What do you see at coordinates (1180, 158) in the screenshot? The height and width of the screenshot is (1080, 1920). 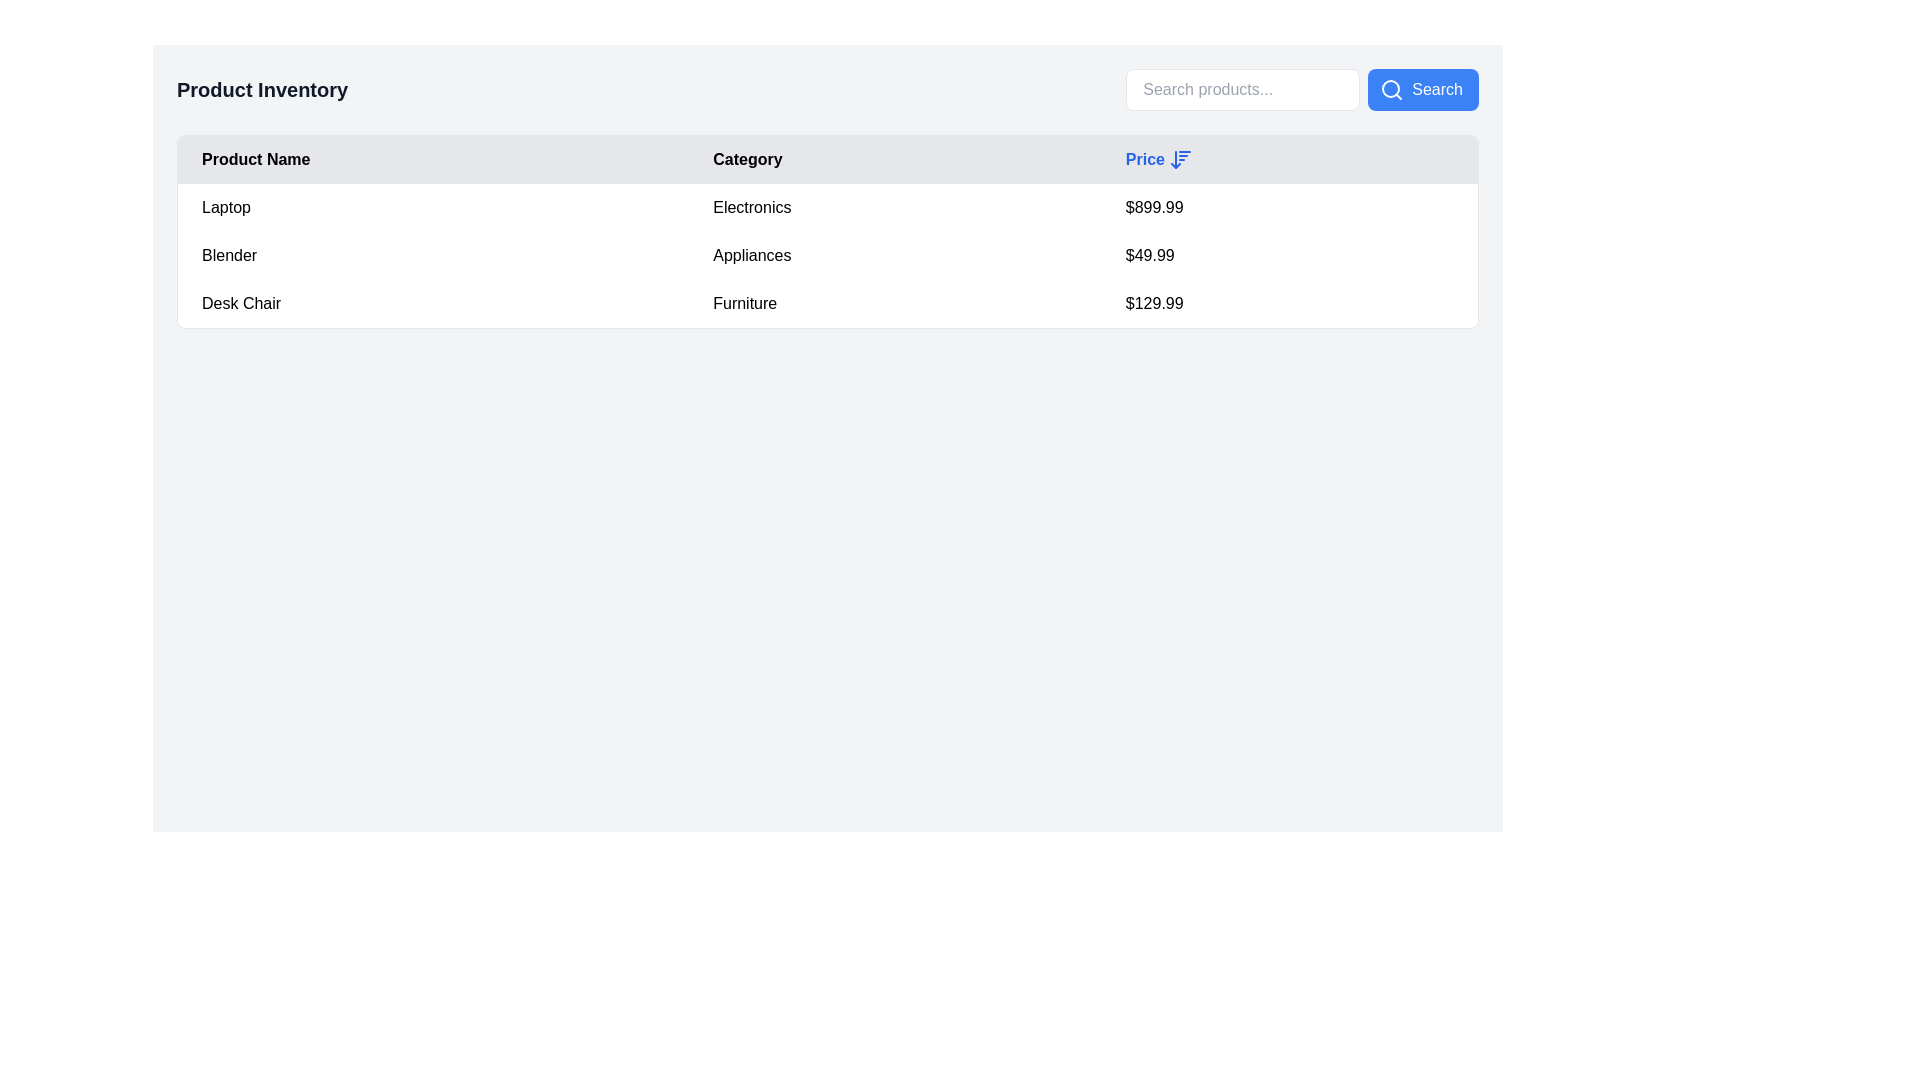 I see `the blue downward arrow icon located immediately to the right of the 'Price' column header to change the sorting order` at bounding box center [1180, 158].